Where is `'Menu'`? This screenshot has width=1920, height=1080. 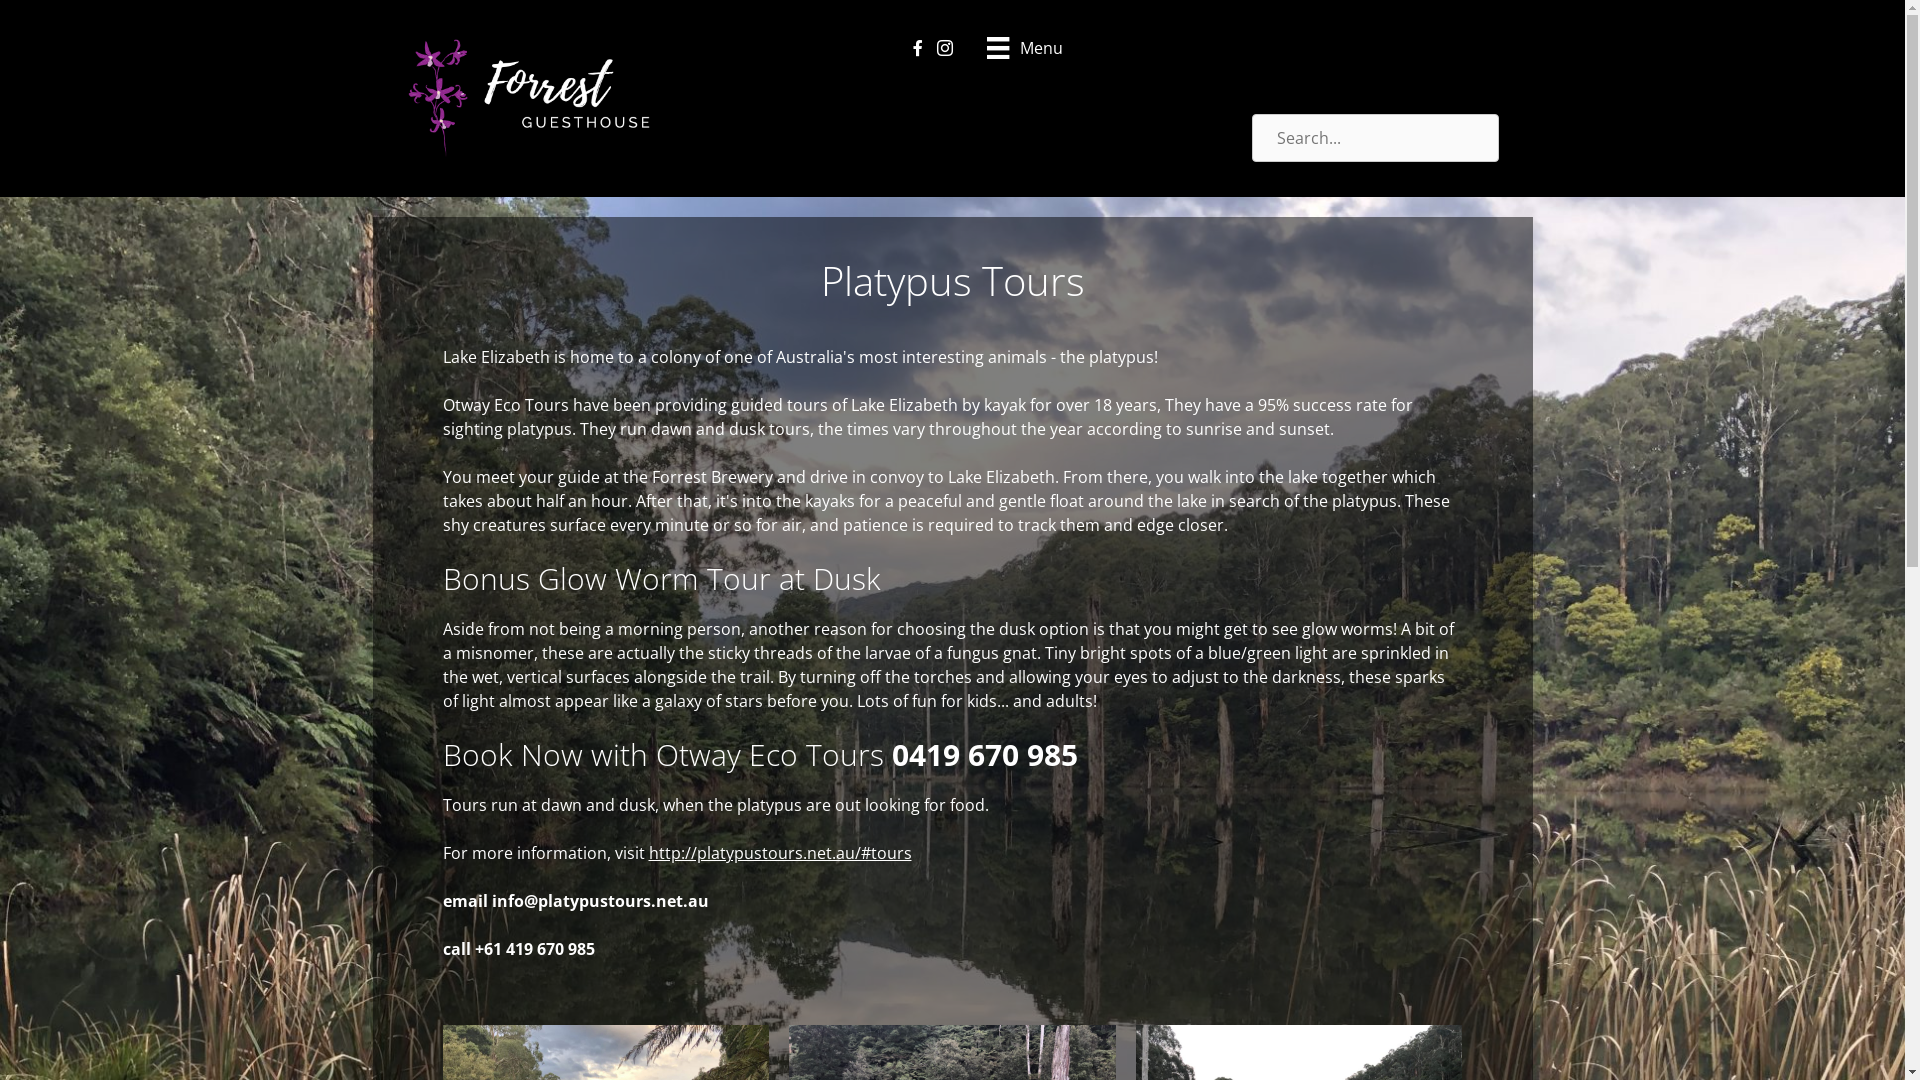 'Menu' is located at coordinates (1024, 45).